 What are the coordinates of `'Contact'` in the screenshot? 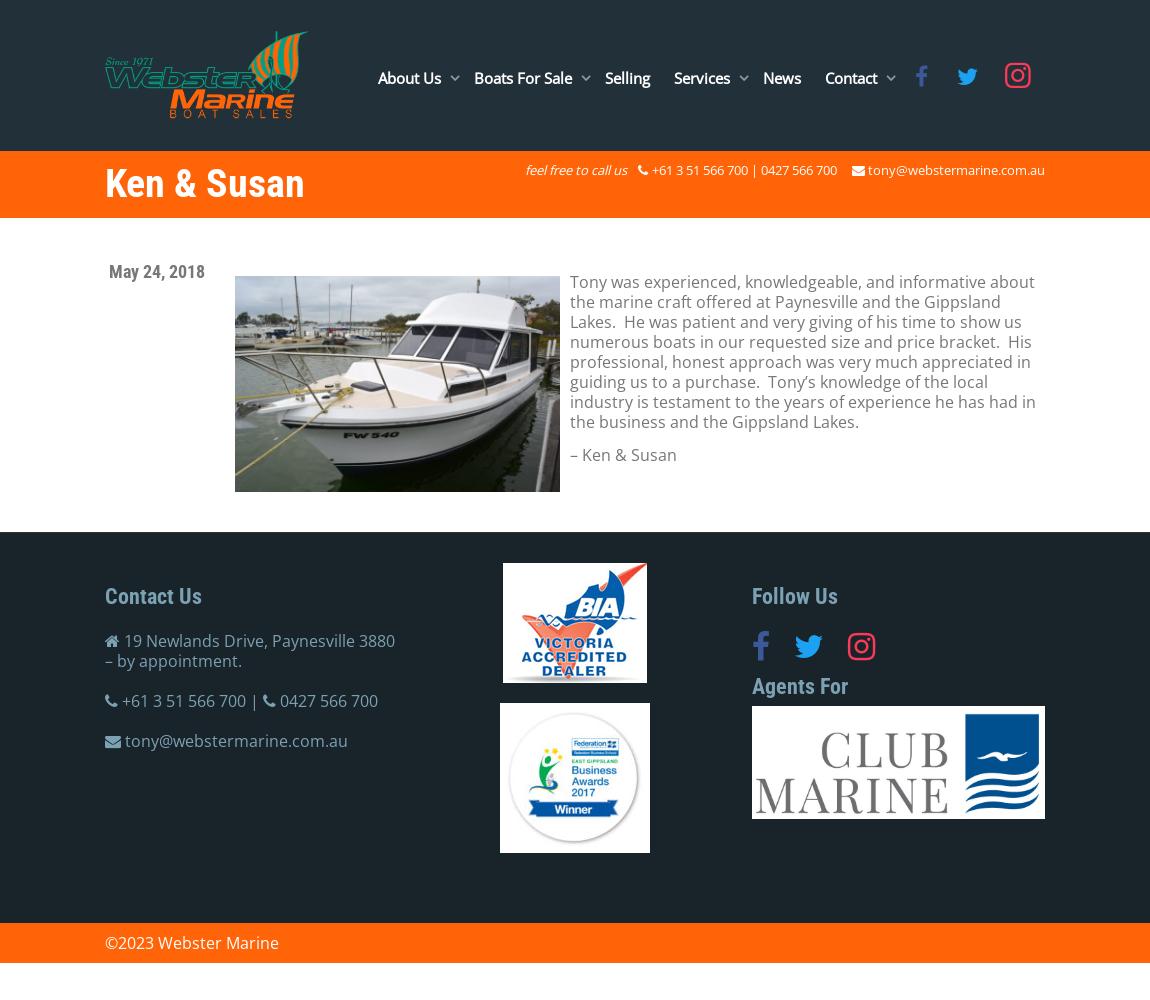 It's located at (851, 76).